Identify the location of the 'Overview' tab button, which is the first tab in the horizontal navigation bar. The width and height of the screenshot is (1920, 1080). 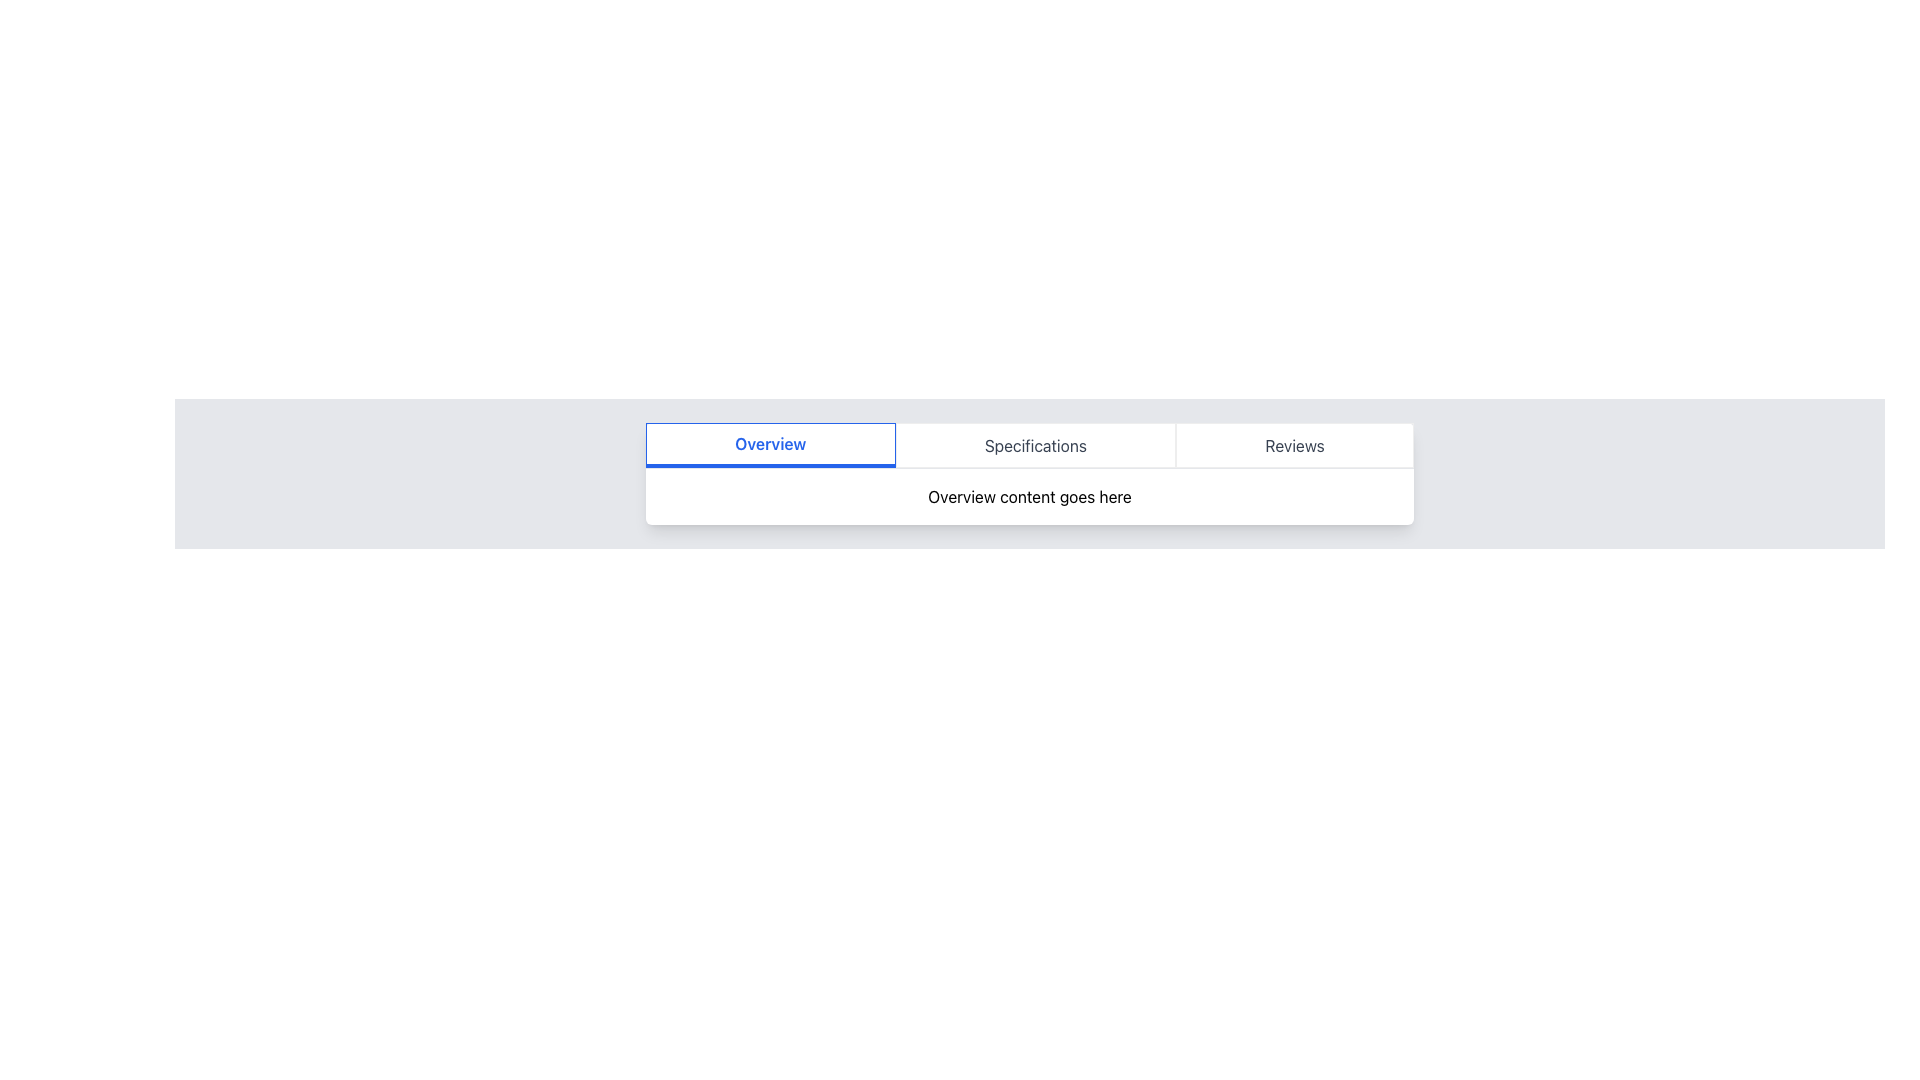
(769, 444).